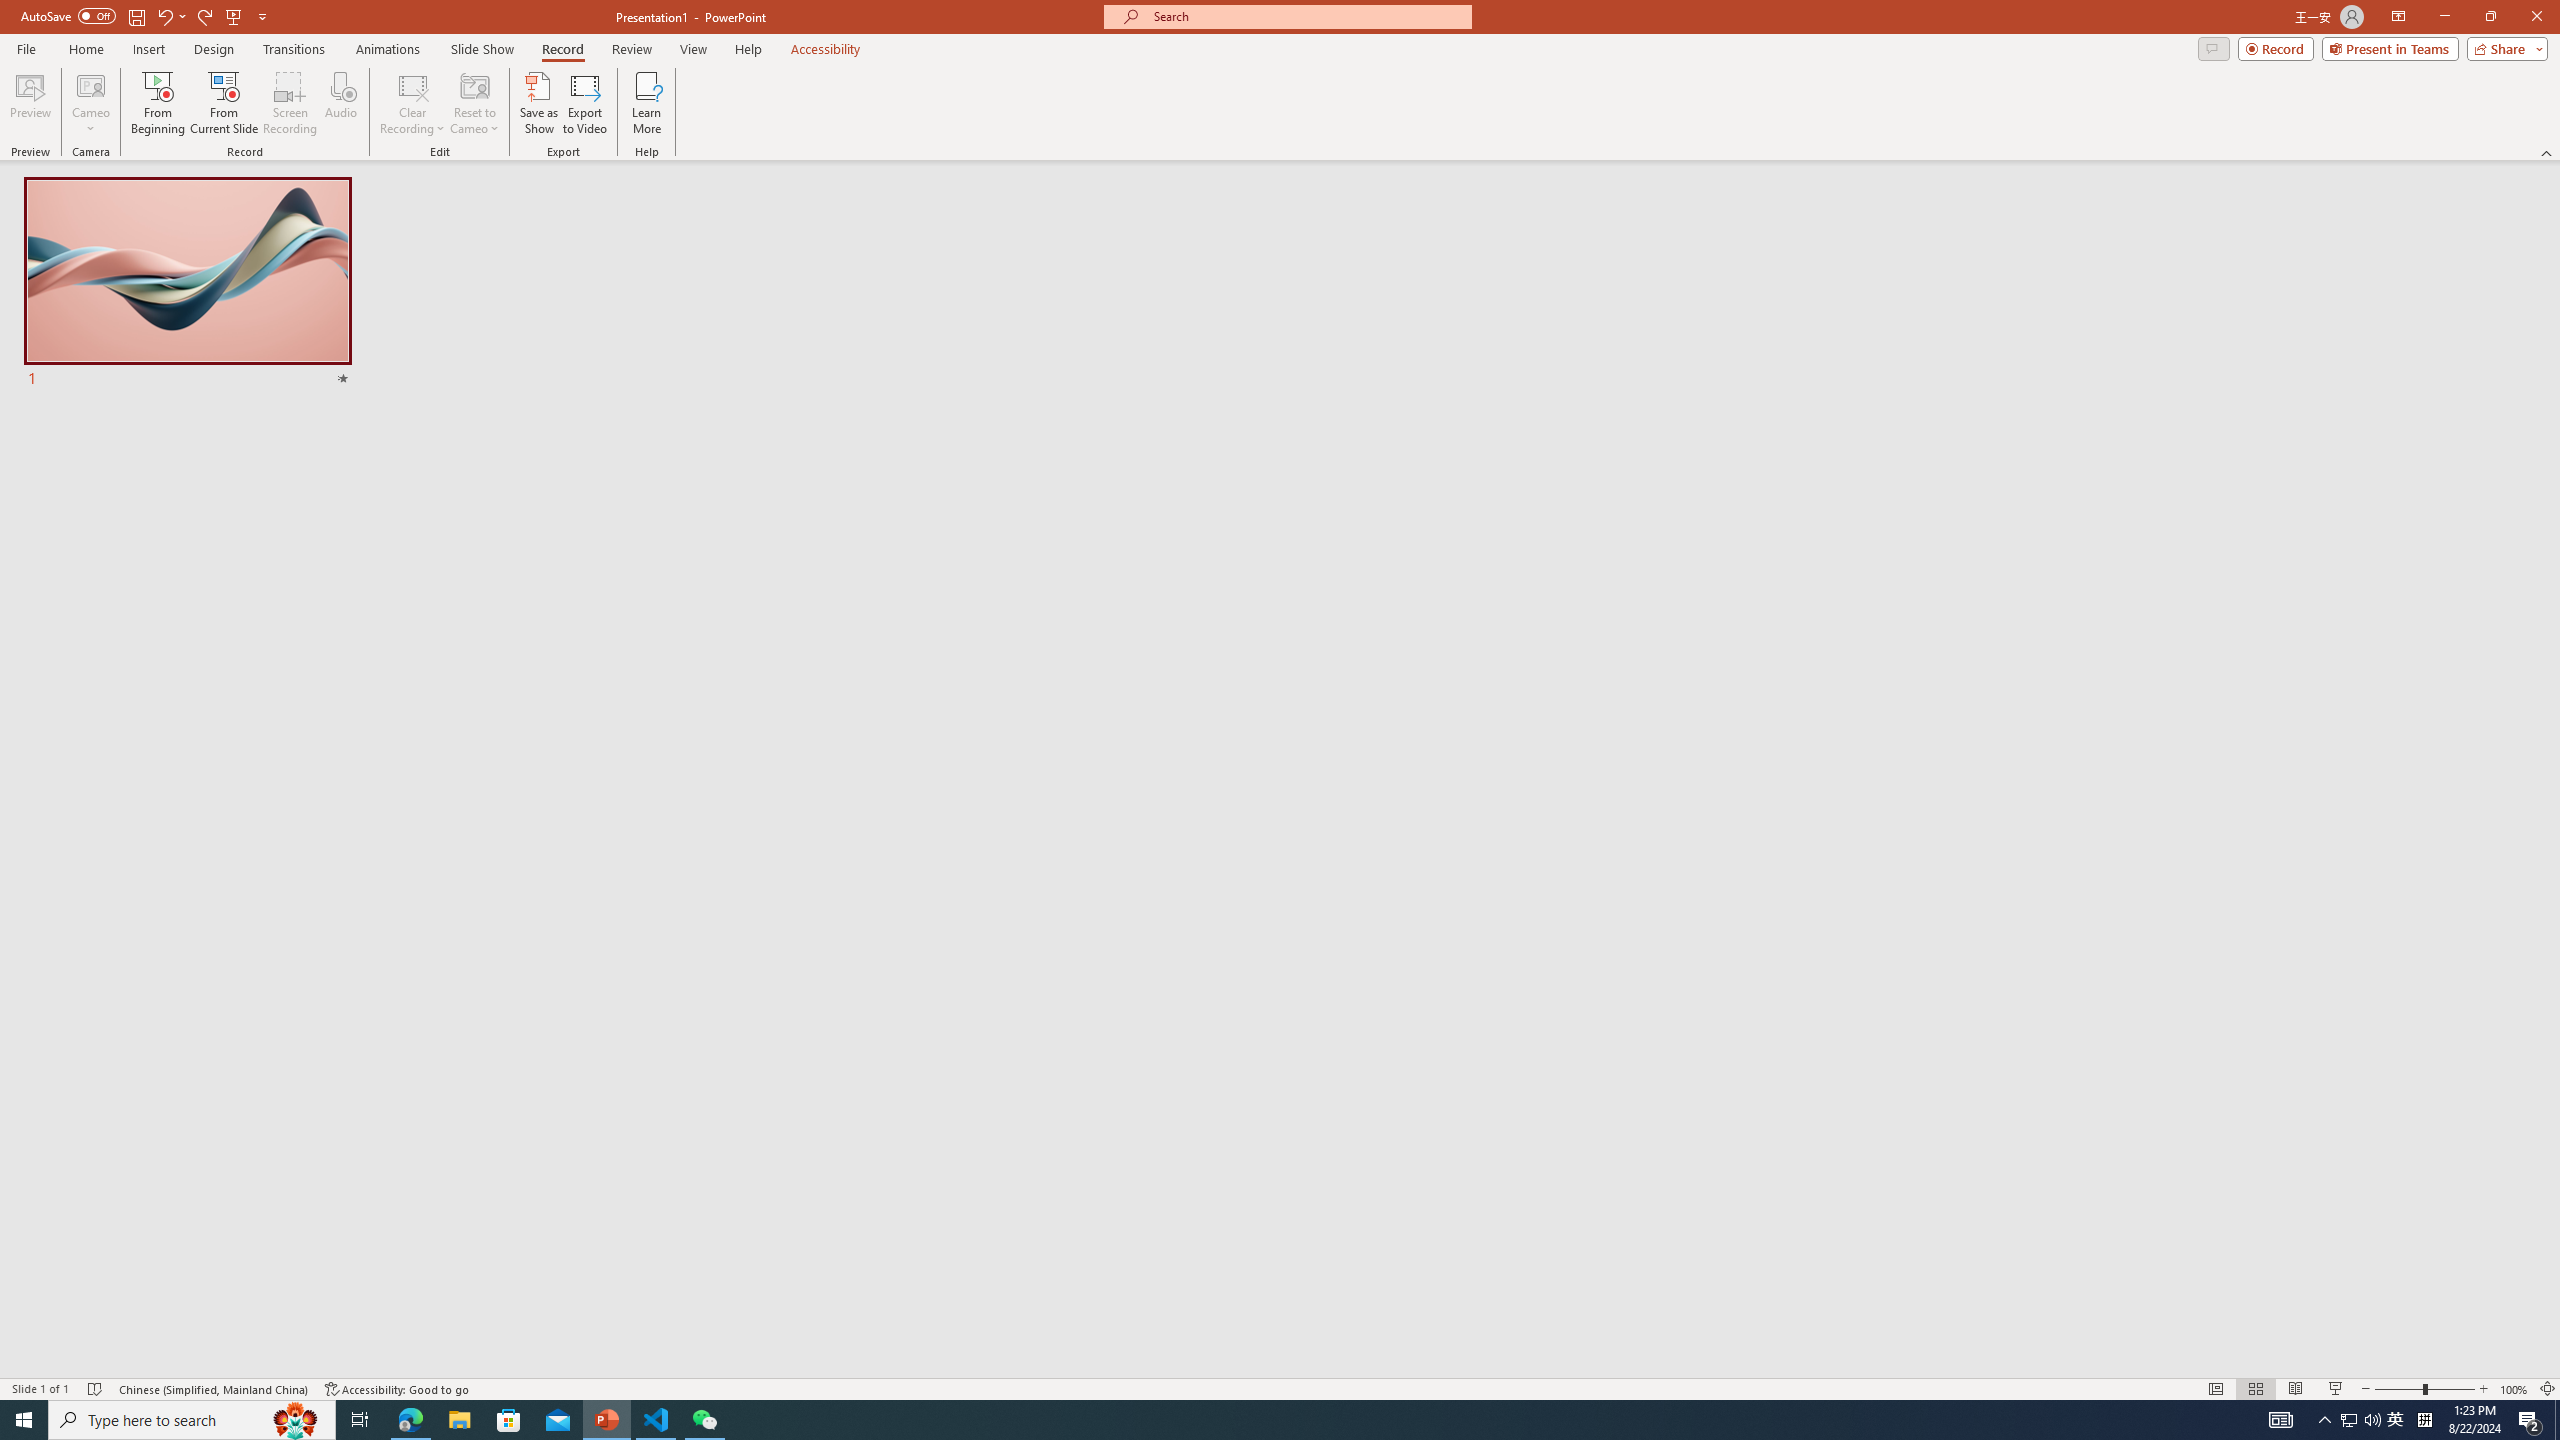  I want to click on 'Zoom 100%', so click(2515, 1389).